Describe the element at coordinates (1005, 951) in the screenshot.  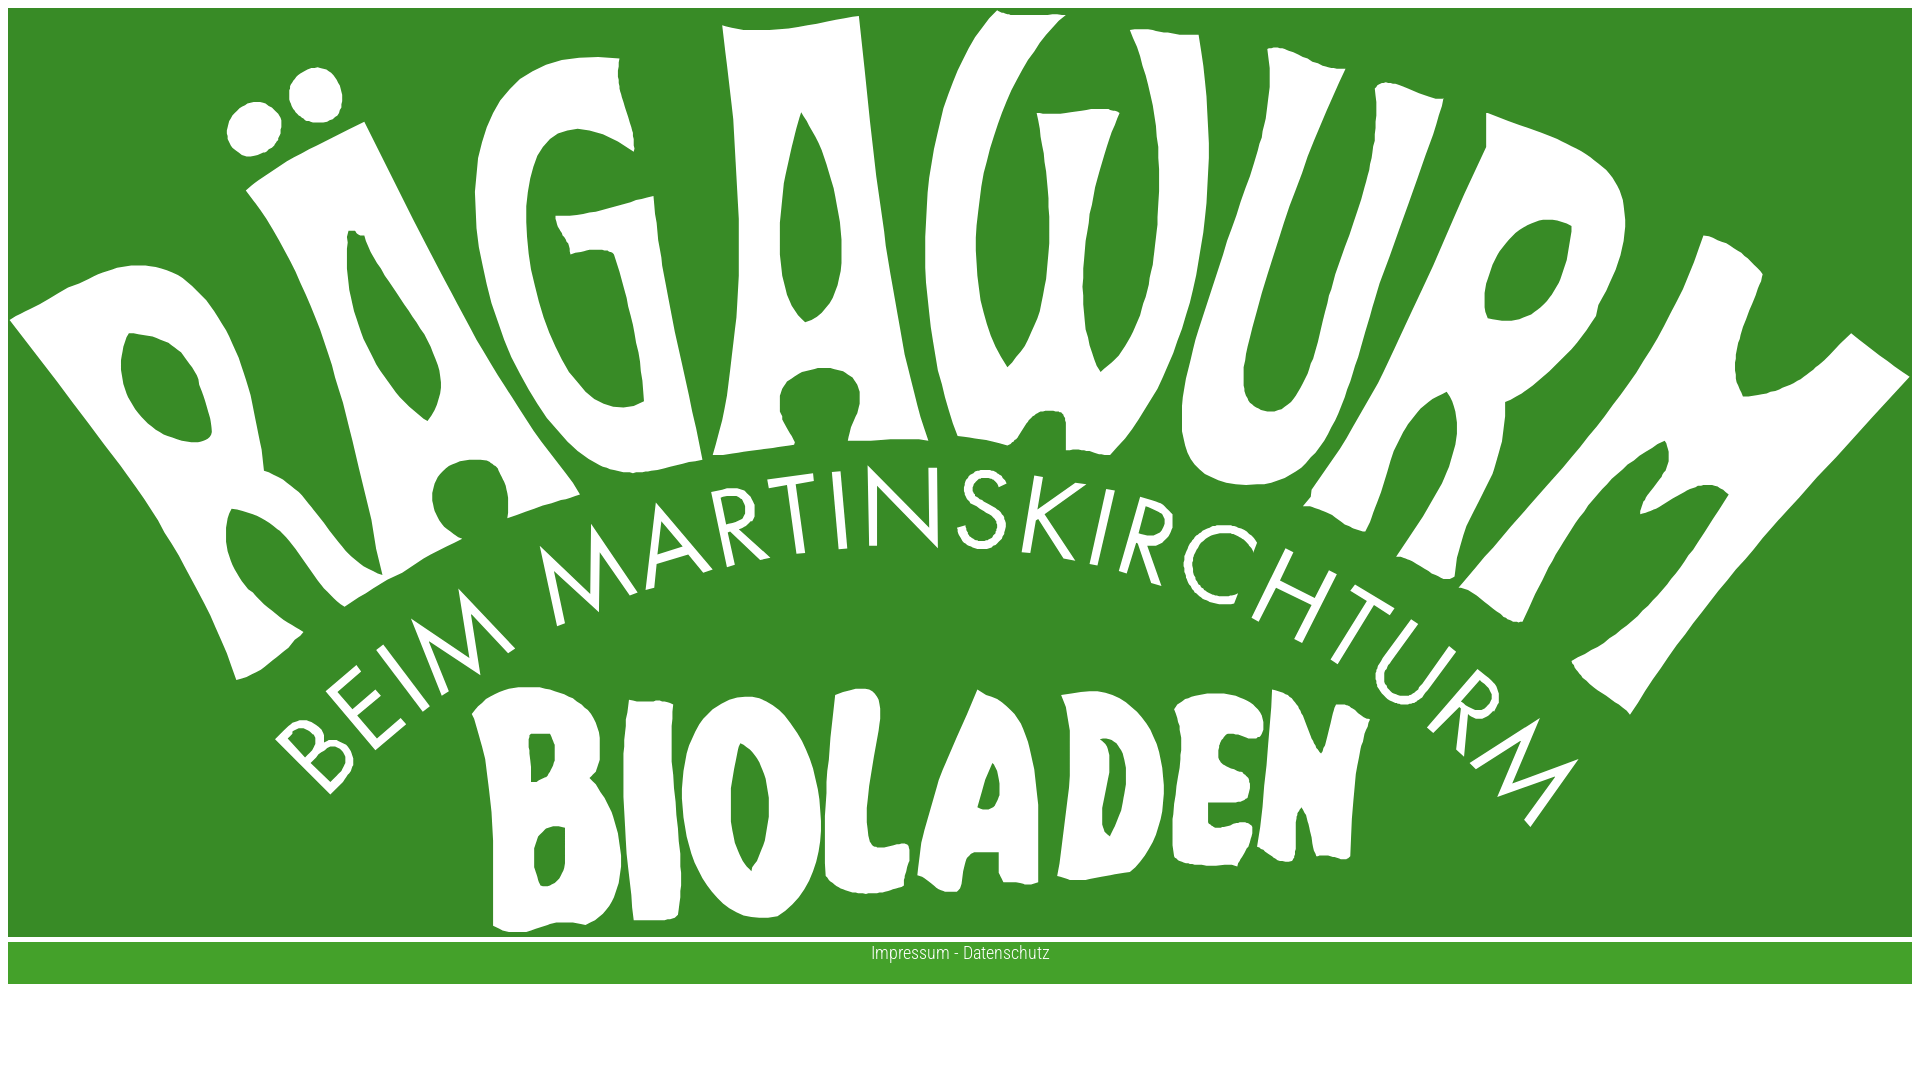
I see `'Datenschutz'` at that location.